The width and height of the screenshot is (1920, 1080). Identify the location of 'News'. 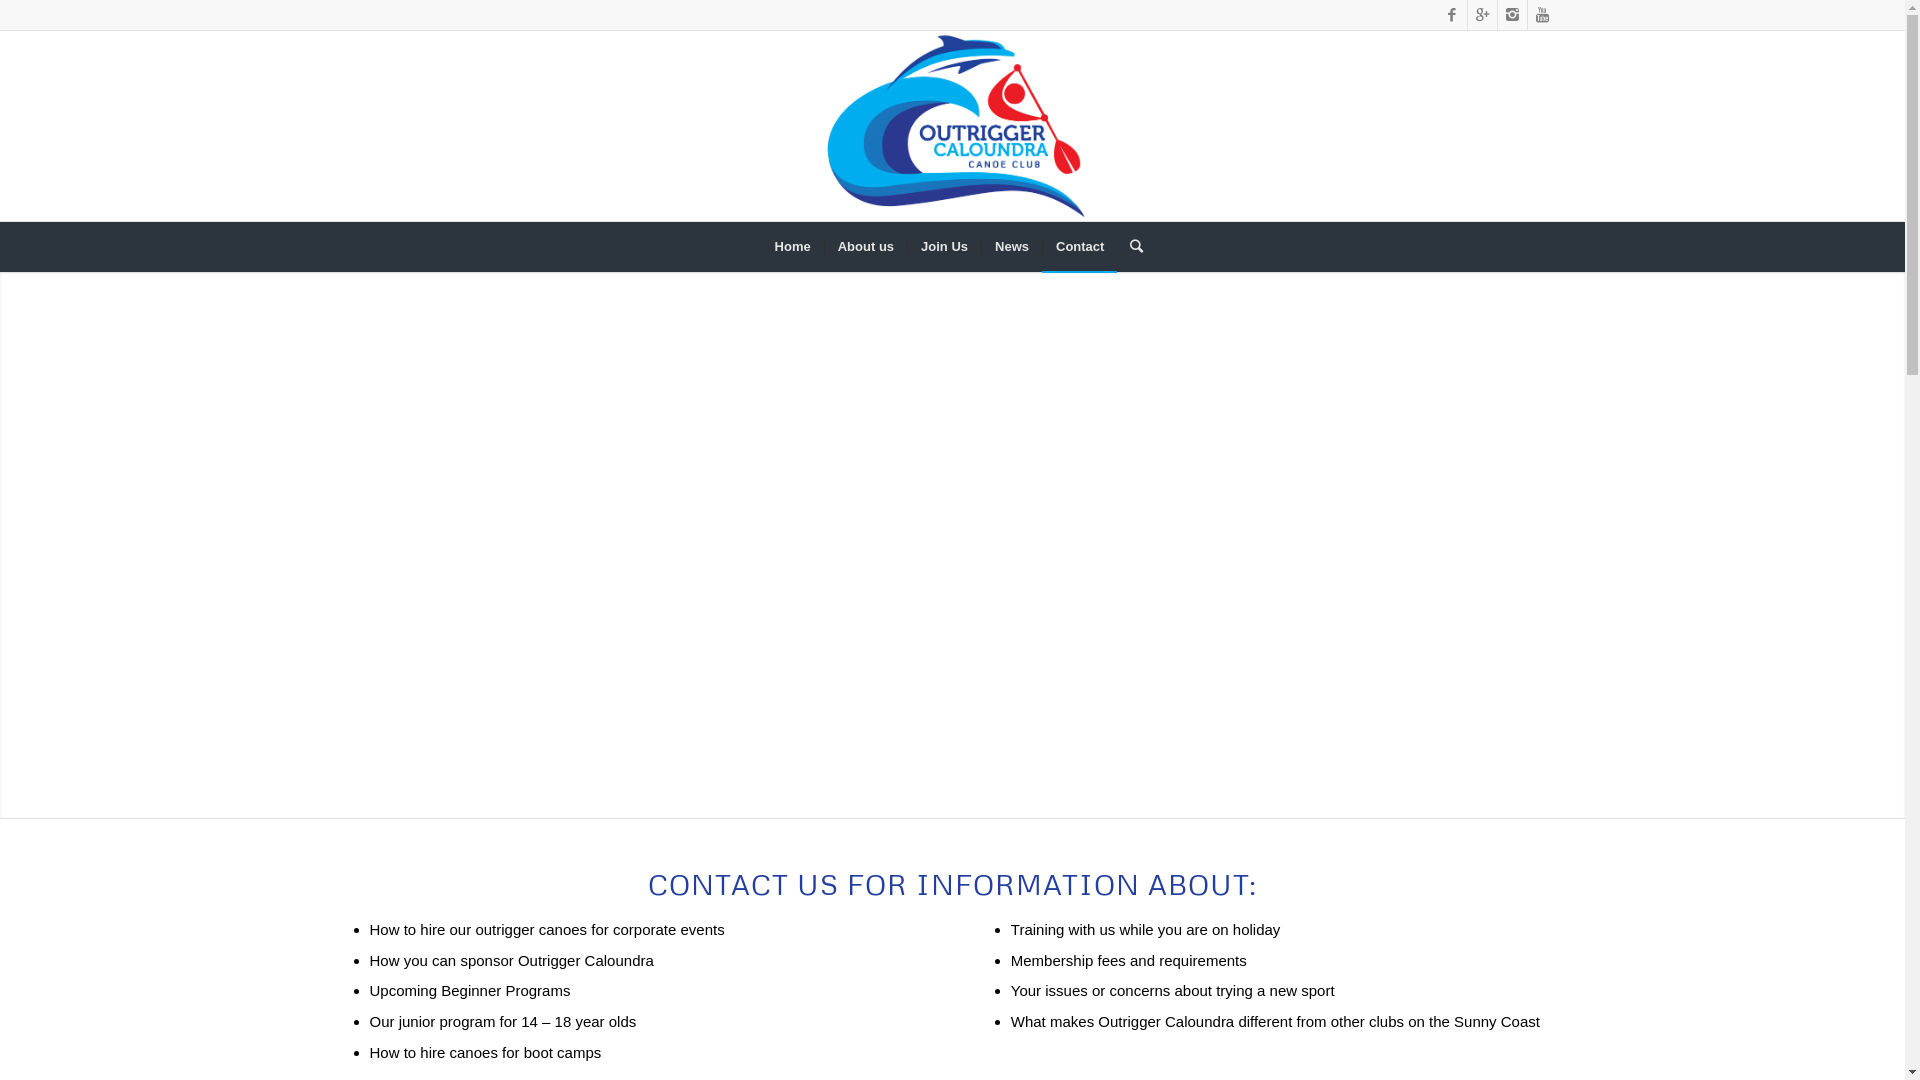
(1011, 245).